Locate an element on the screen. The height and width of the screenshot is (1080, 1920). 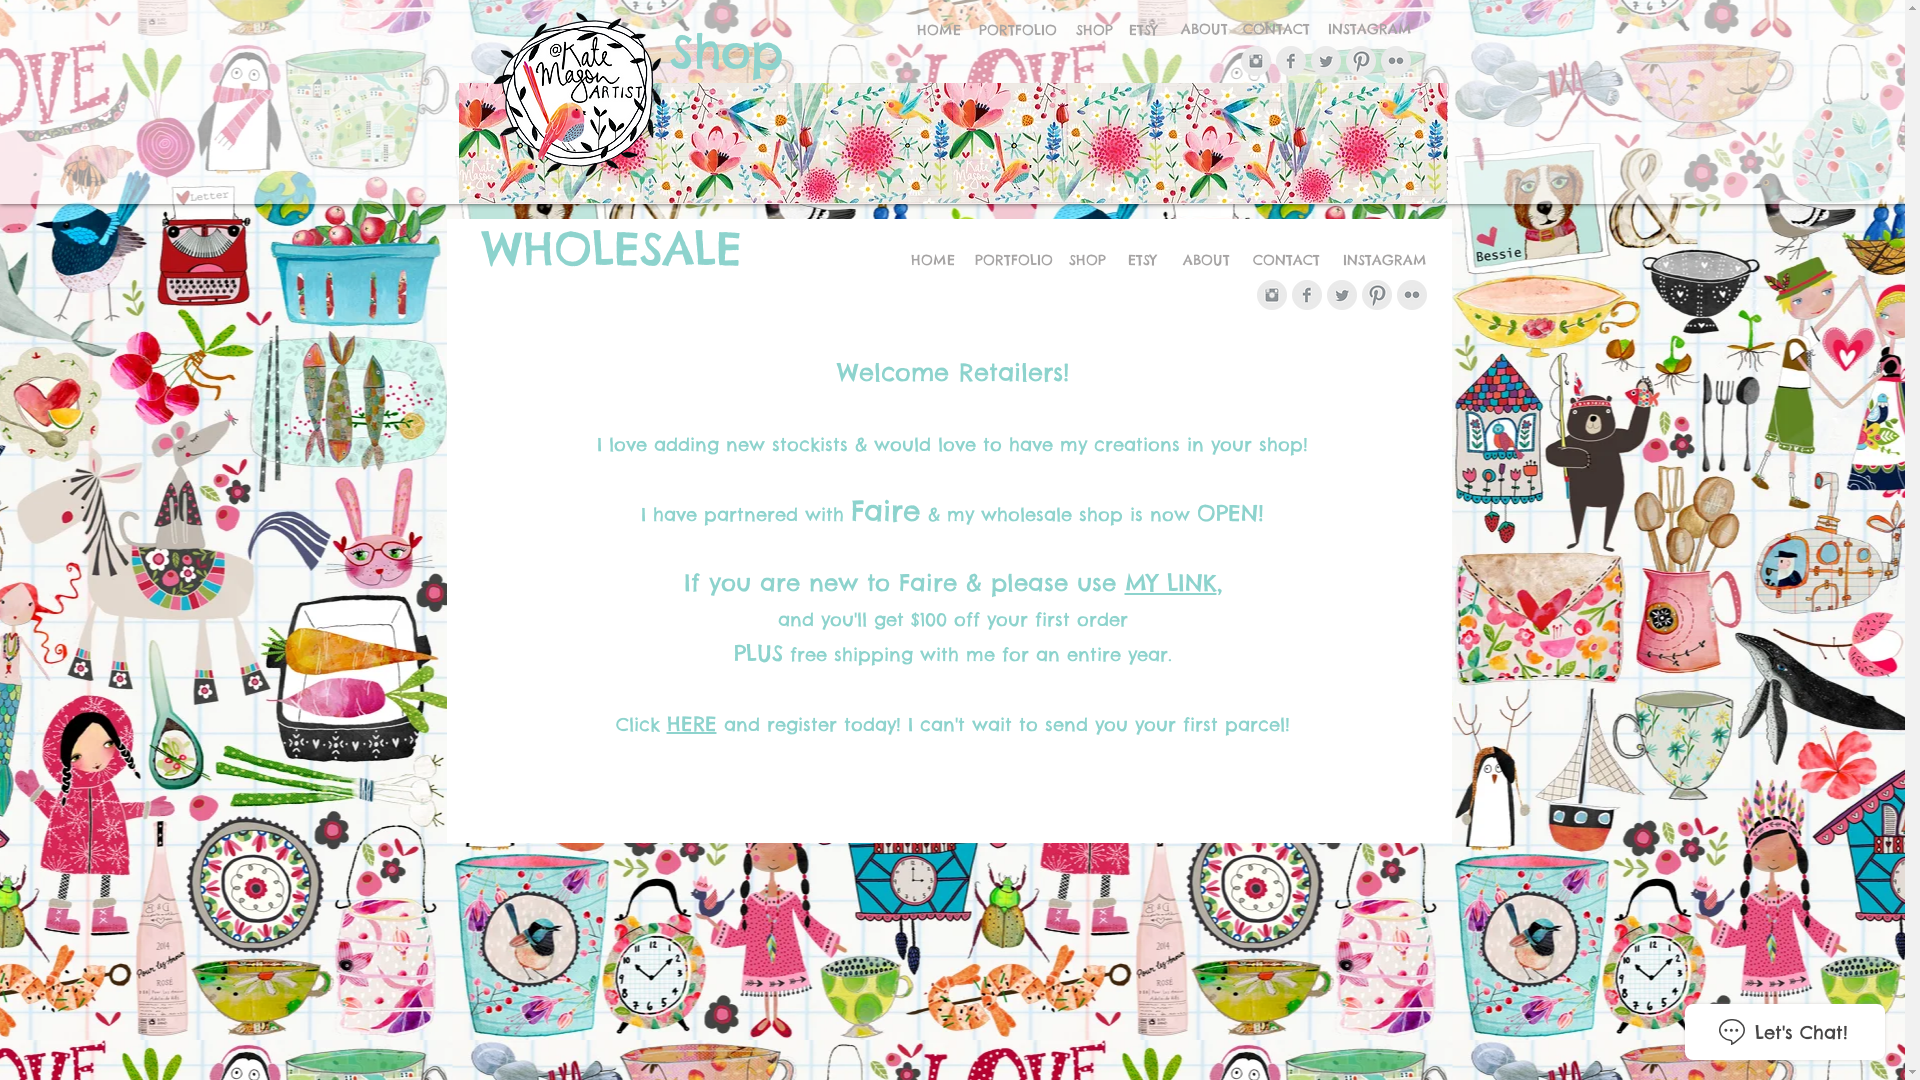
'CONTACT' is located at coordinates (1232, 30).